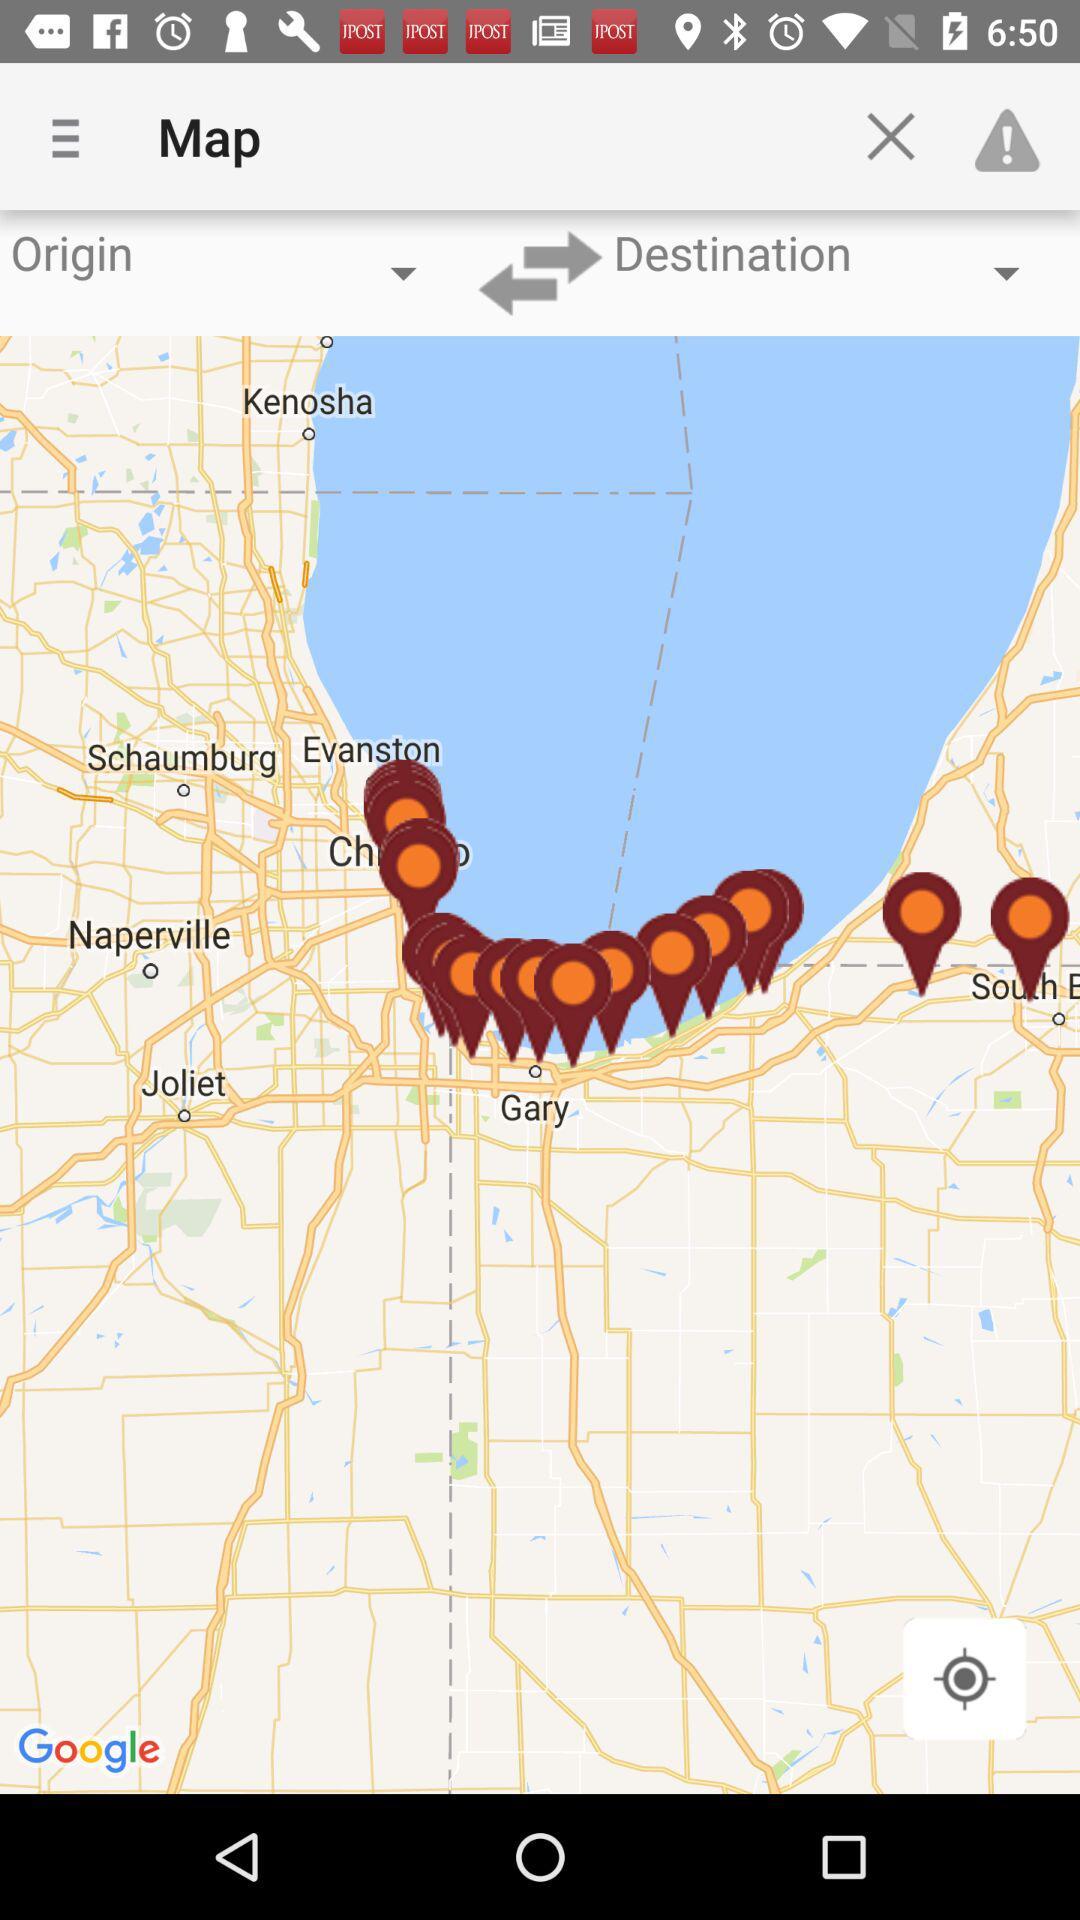 The image size is (1080, 1920). What do you see at coordinates (540, 272) in the screenshot?
I see `destination` at bounding box center [540, 272].